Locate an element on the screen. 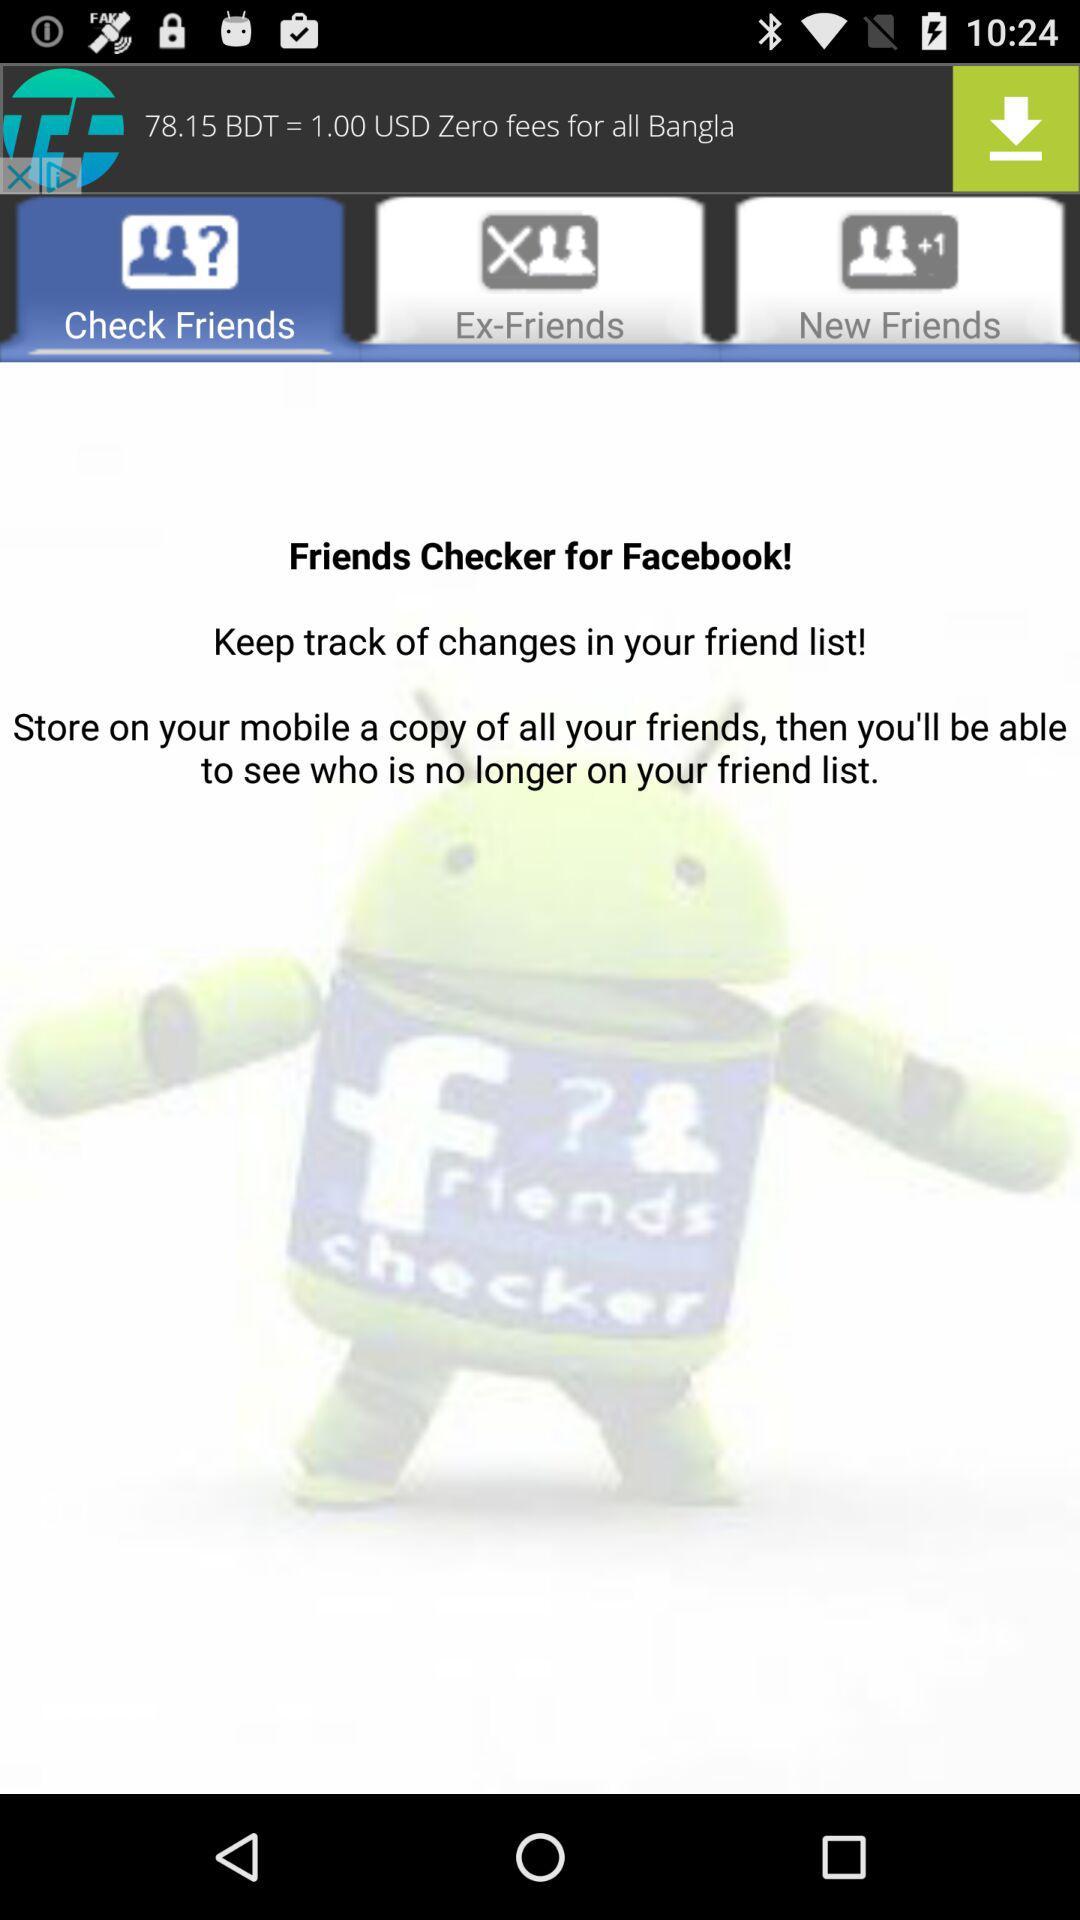 The height and width of the screenshot is (1920, 1080). advertise an app is located at coordinates (540, 127).